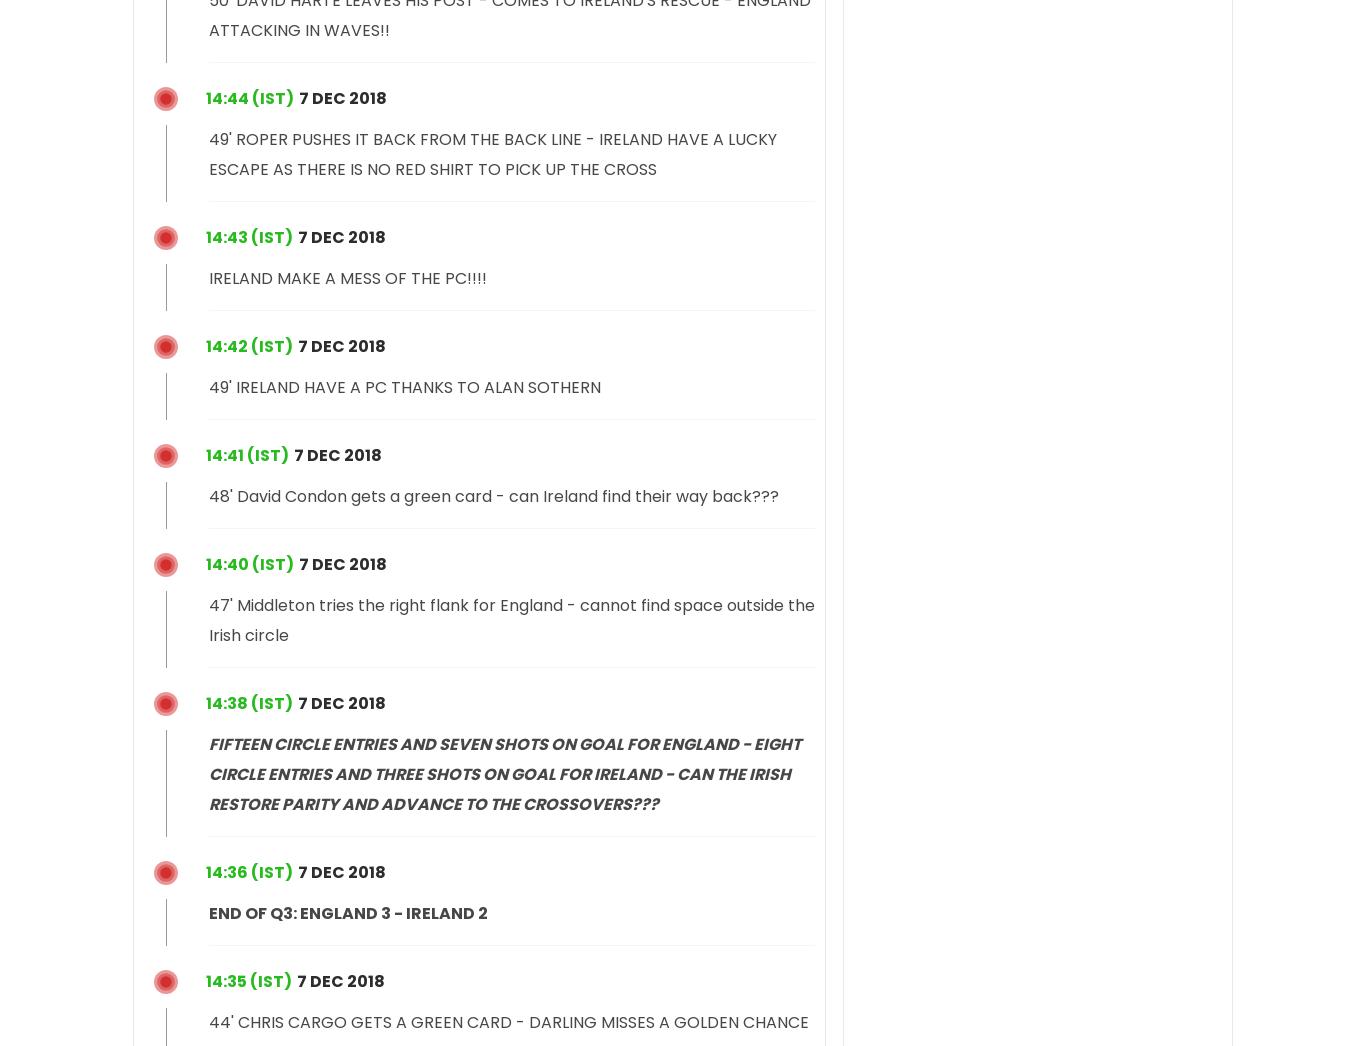 This screenshot has width=1366, height=1046. I want to click on 'IRELAND MAKE A MESS OF THE PC!!!!', so click(347, 277).